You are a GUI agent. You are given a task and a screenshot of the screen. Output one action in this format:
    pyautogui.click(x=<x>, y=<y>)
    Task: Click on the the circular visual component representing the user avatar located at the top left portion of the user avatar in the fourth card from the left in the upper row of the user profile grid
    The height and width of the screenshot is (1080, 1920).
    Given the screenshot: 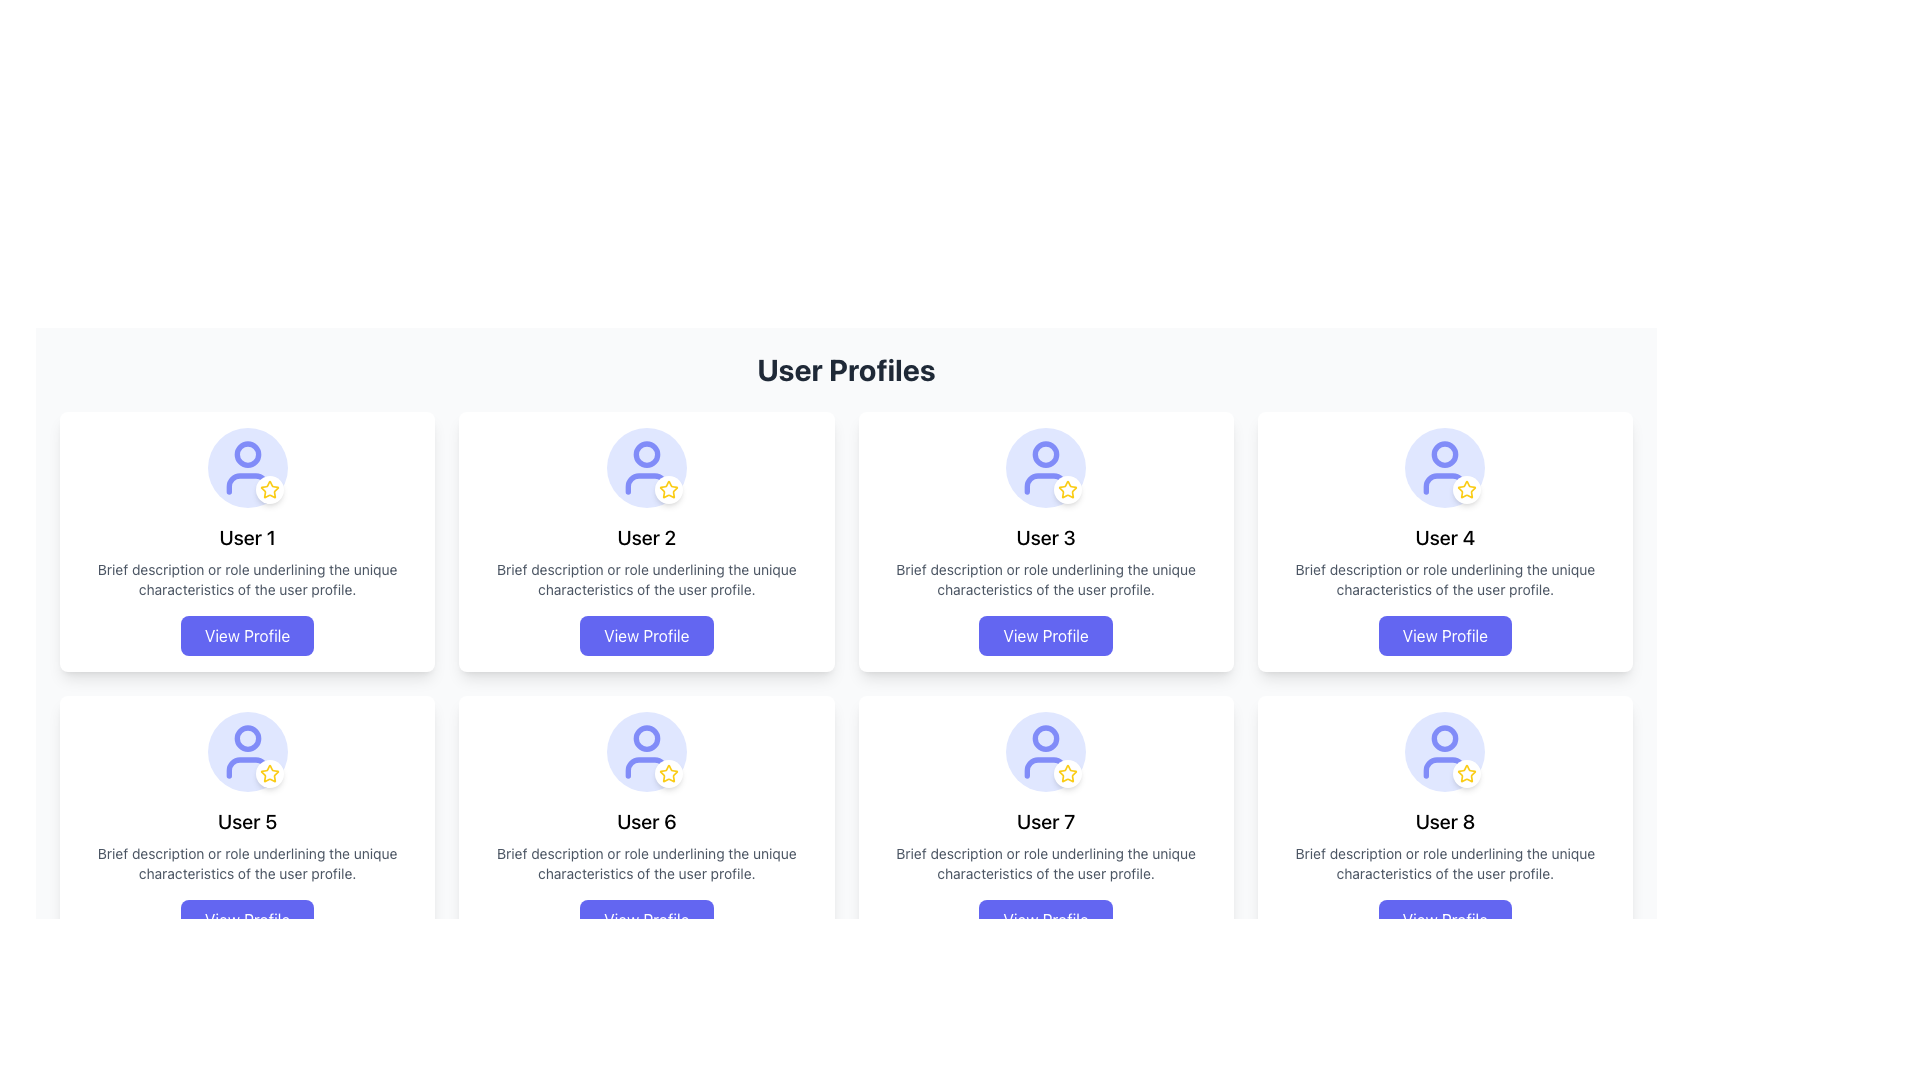 What is the action you would take?
    pyautogui.click(x=1445, y=454)
    